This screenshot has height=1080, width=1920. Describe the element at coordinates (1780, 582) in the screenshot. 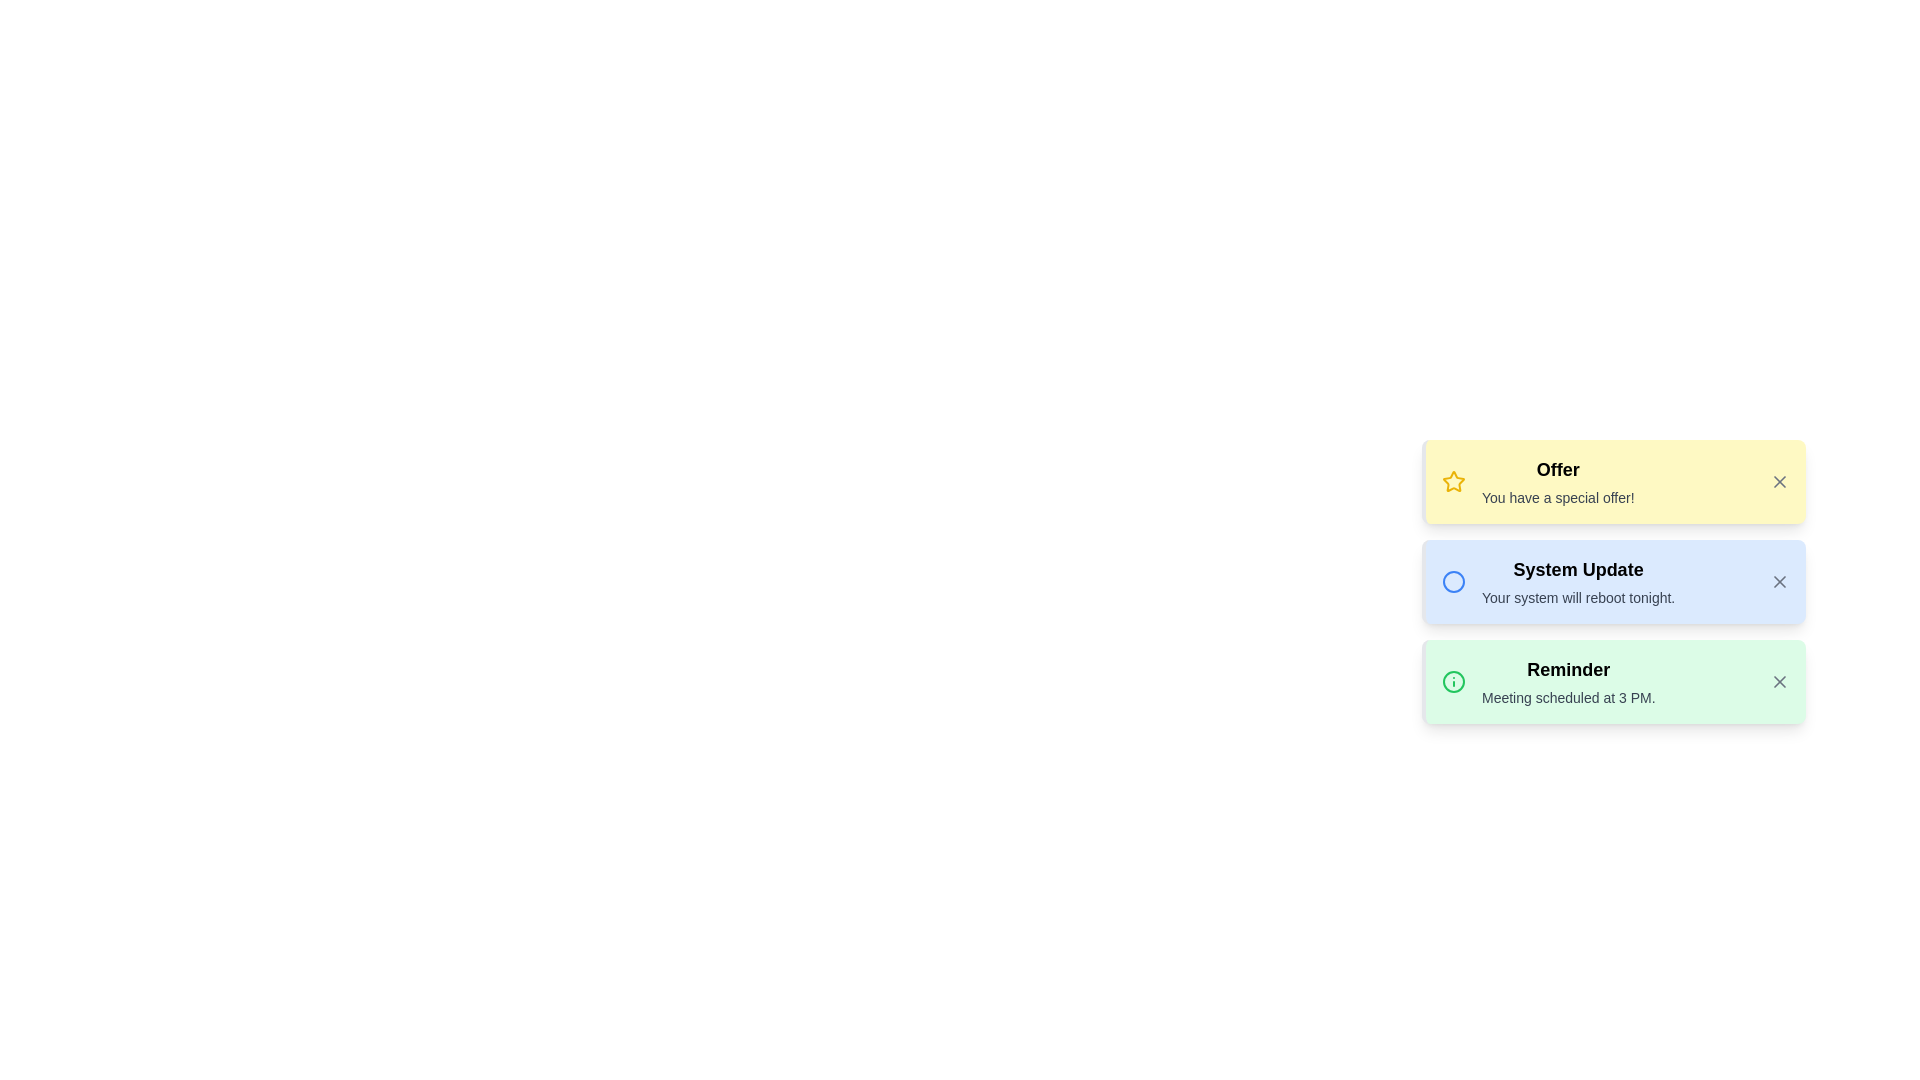

I see `the close button of the notification with title System Update` at that location.